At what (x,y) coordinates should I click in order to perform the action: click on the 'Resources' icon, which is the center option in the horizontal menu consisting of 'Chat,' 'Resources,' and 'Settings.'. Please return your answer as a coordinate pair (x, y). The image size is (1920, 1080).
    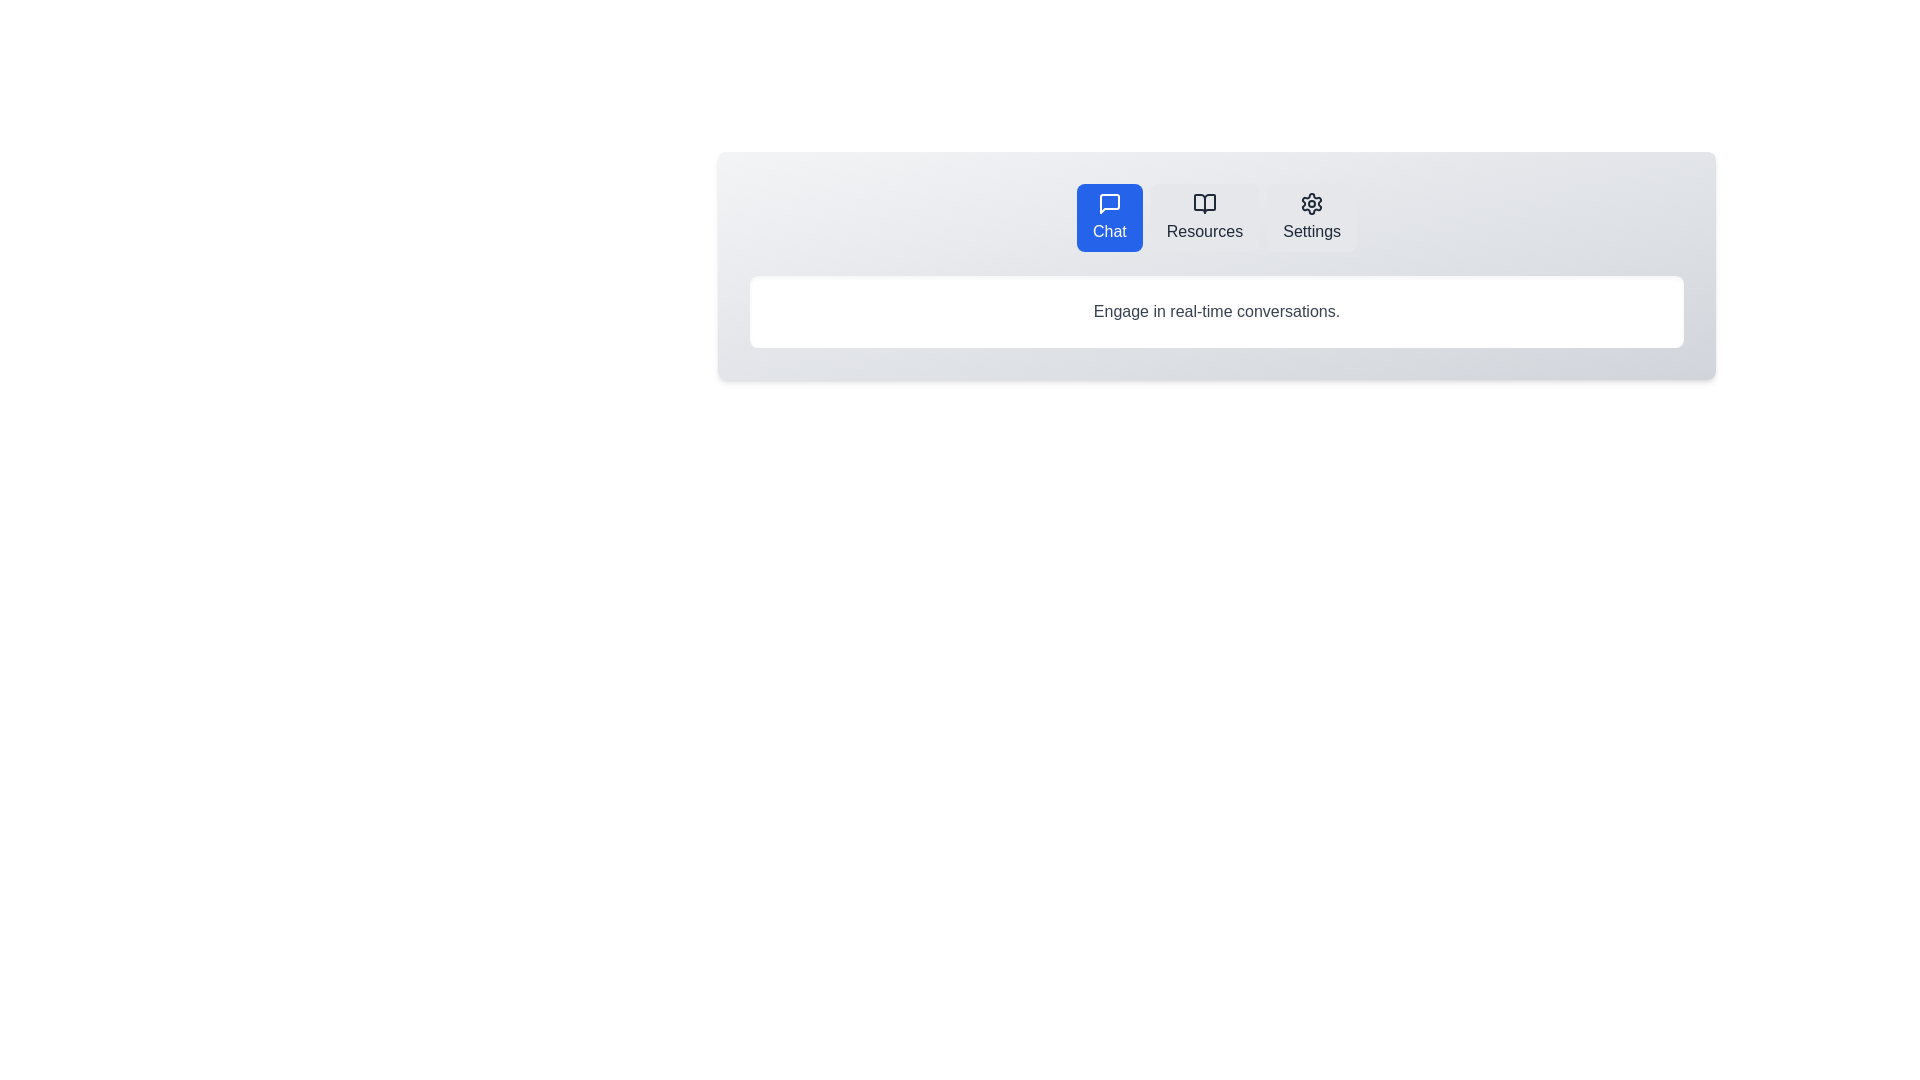
    Looking at the image, I should click on (1203, 204).